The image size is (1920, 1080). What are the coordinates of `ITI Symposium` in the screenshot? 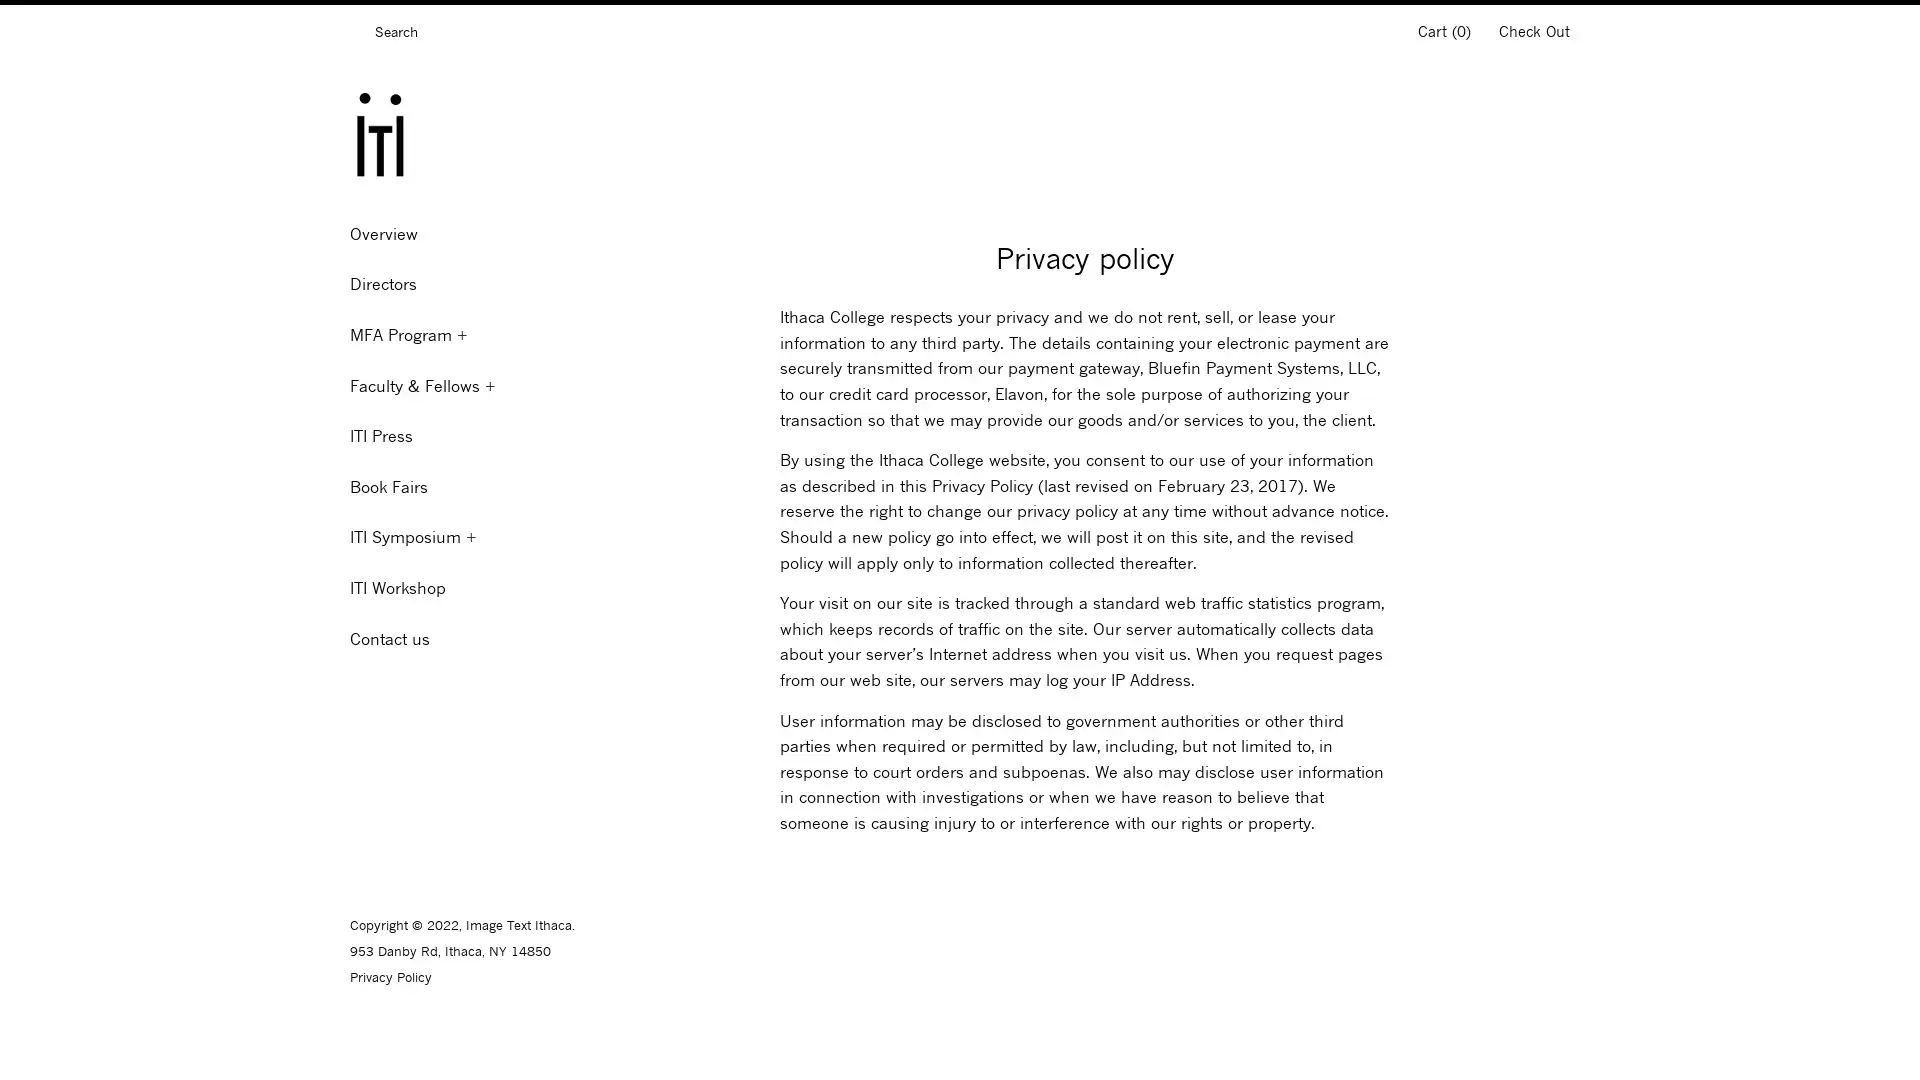 It's located at (459, 536).